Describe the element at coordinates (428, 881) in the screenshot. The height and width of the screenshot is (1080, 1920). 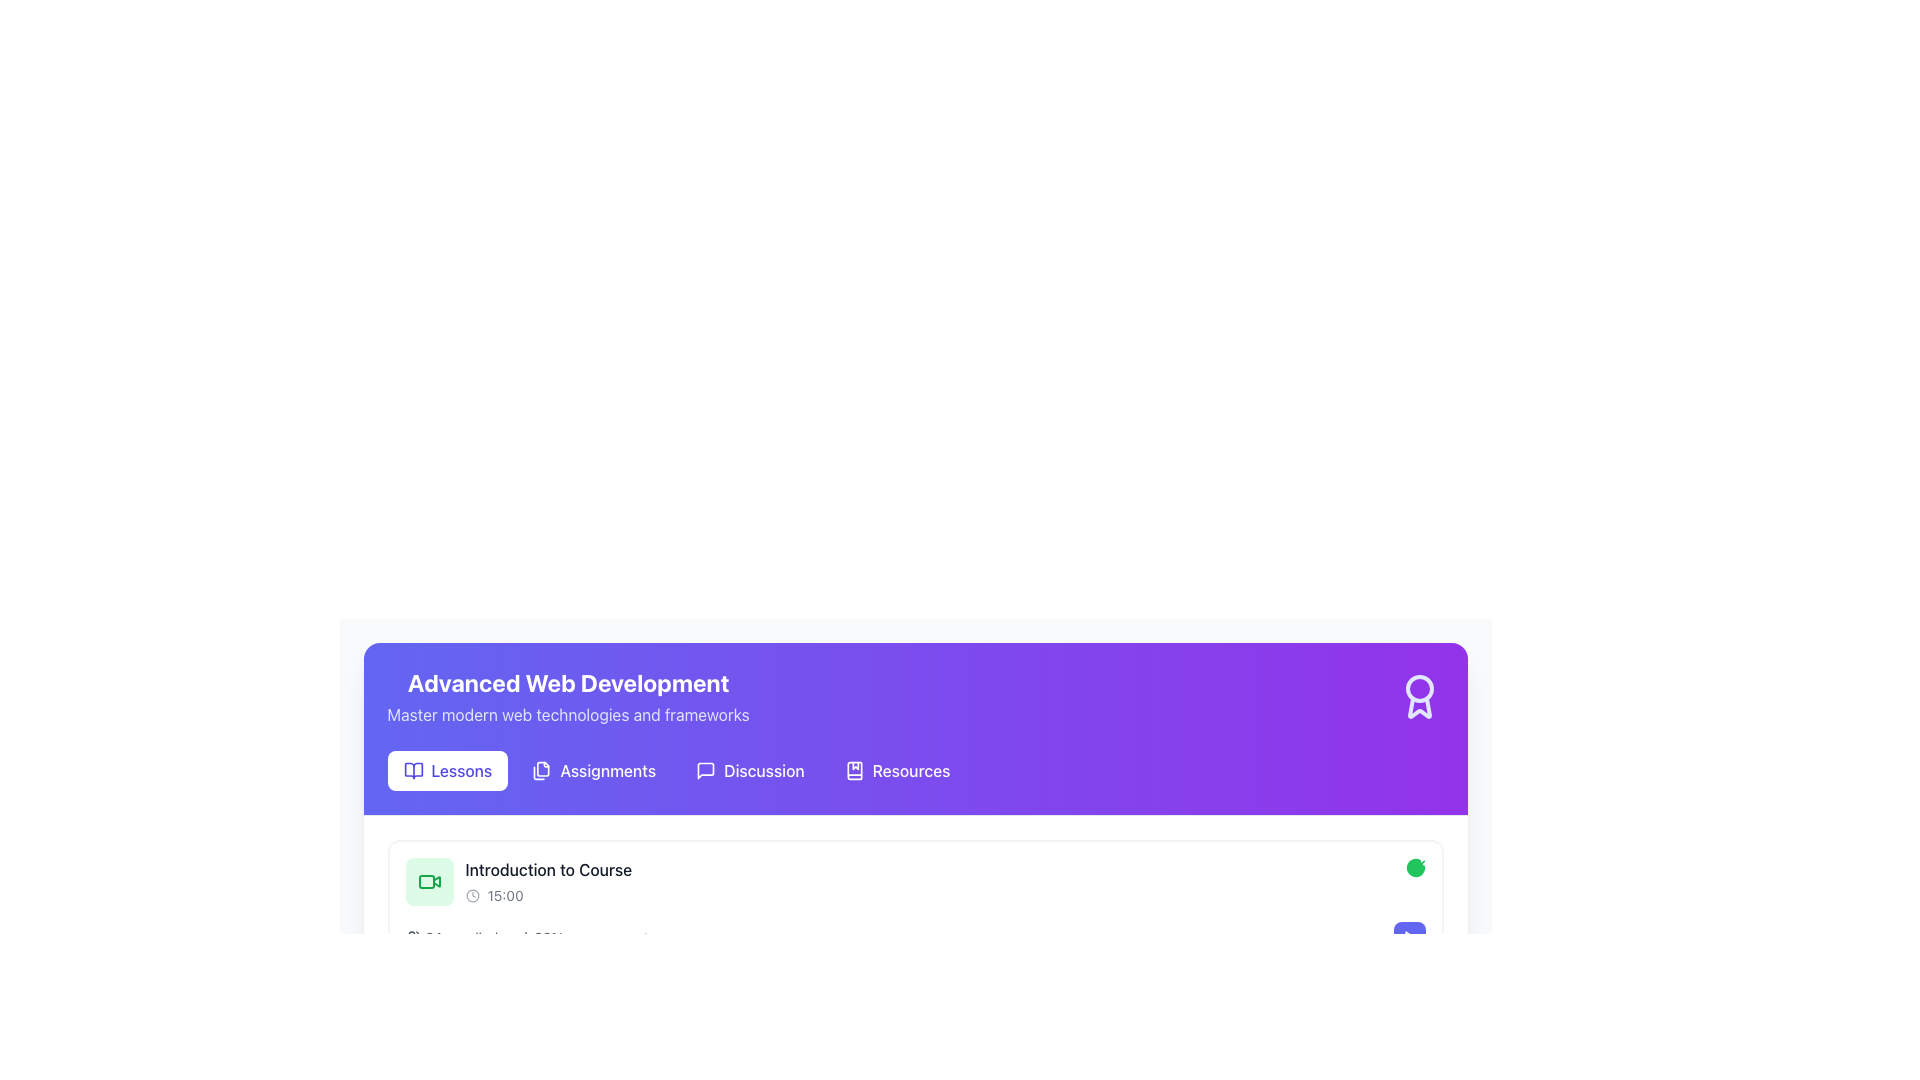
I see `the green video camera icon located under the 'Advanced Web Development' header` at that location.